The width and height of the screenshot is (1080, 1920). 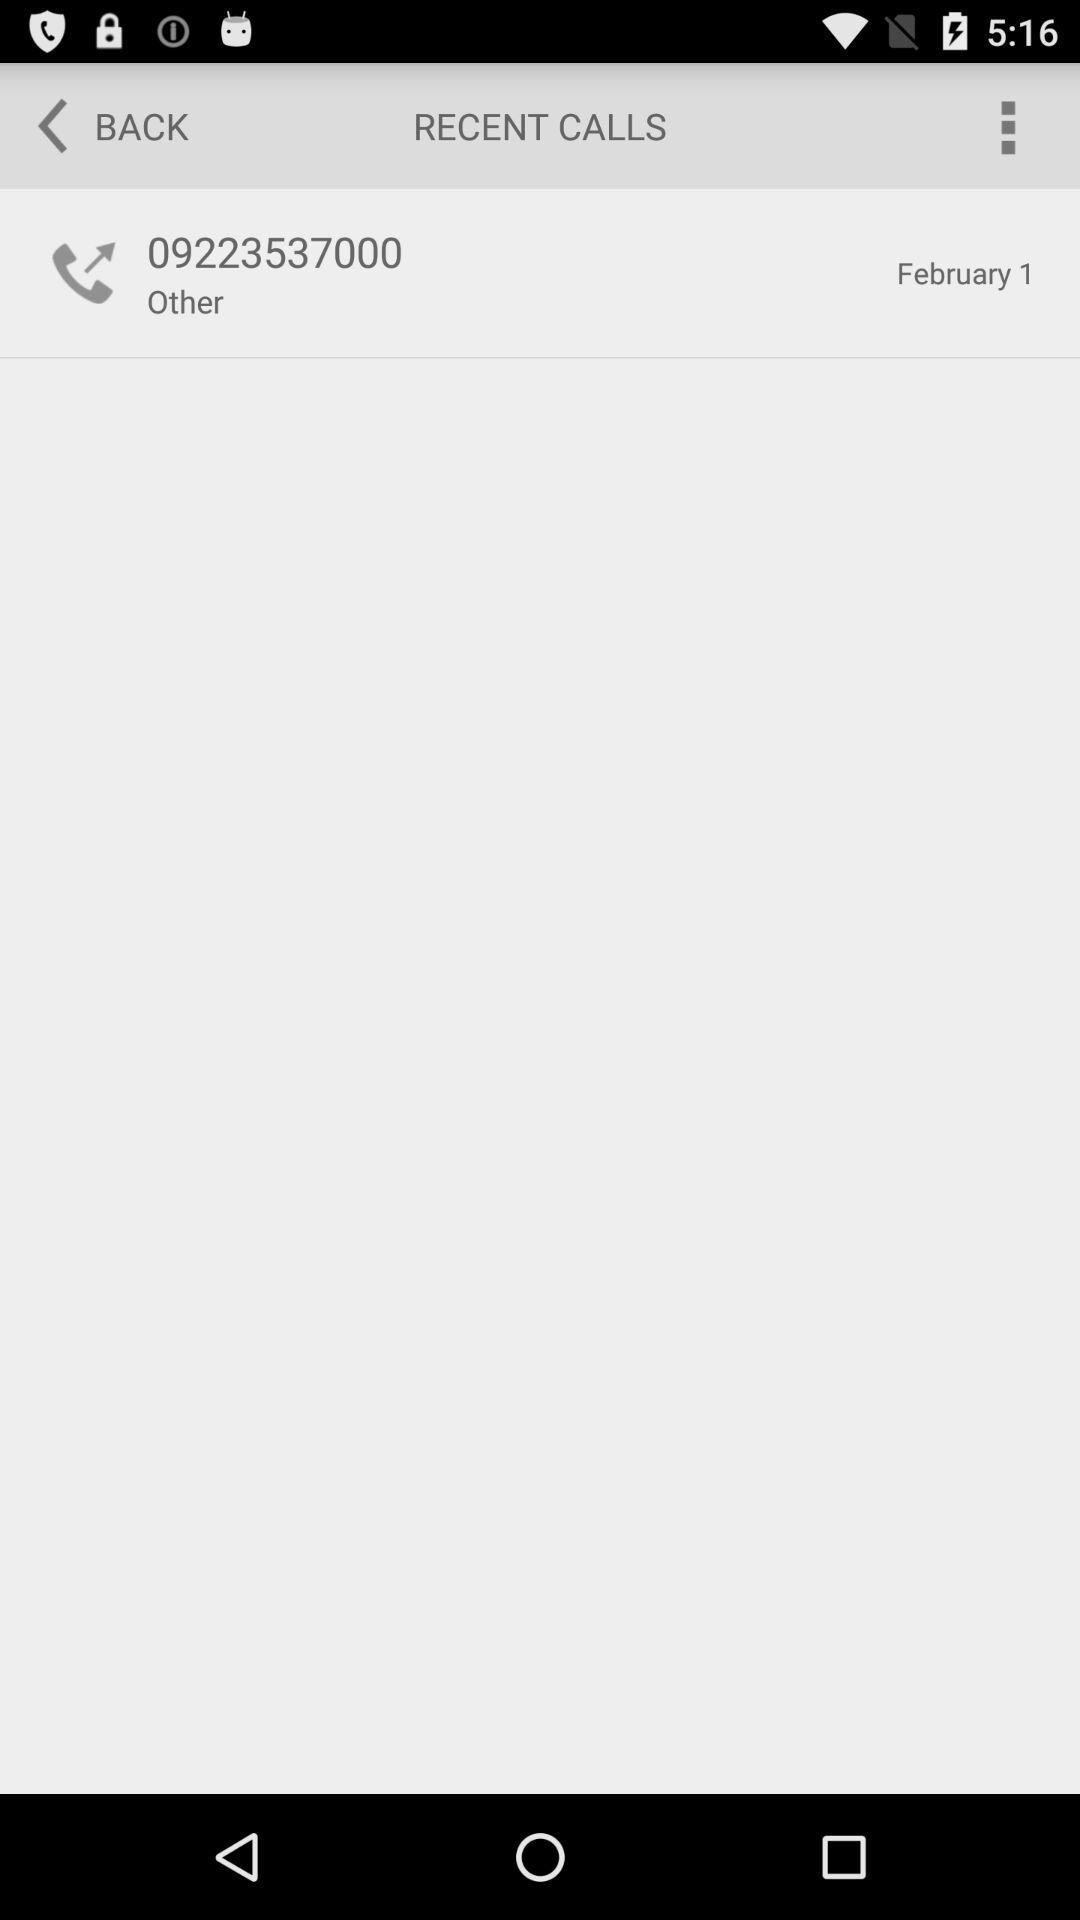 I want to click on the item above the other icon, so click(x=510, y=250).